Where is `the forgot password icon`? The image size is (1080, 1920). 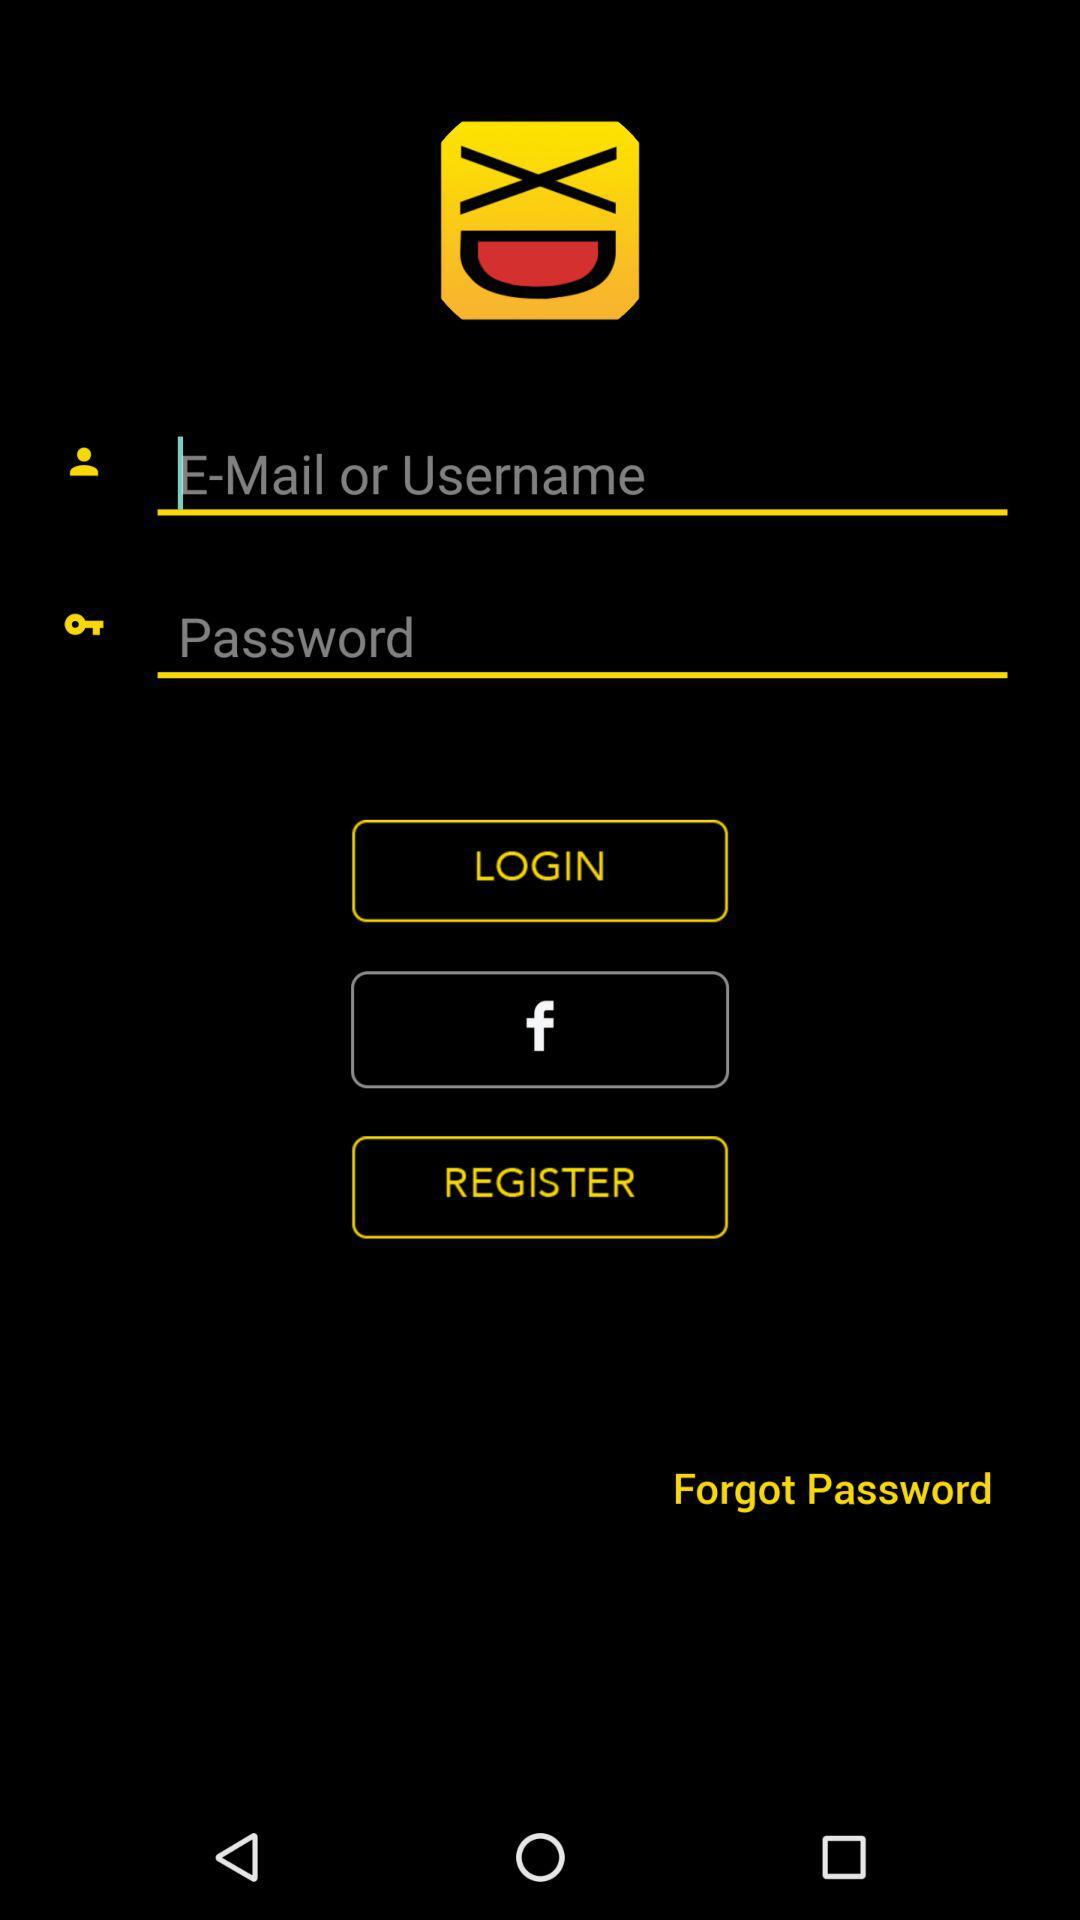 the forgot password icon is located at coordinates (832, 1487).